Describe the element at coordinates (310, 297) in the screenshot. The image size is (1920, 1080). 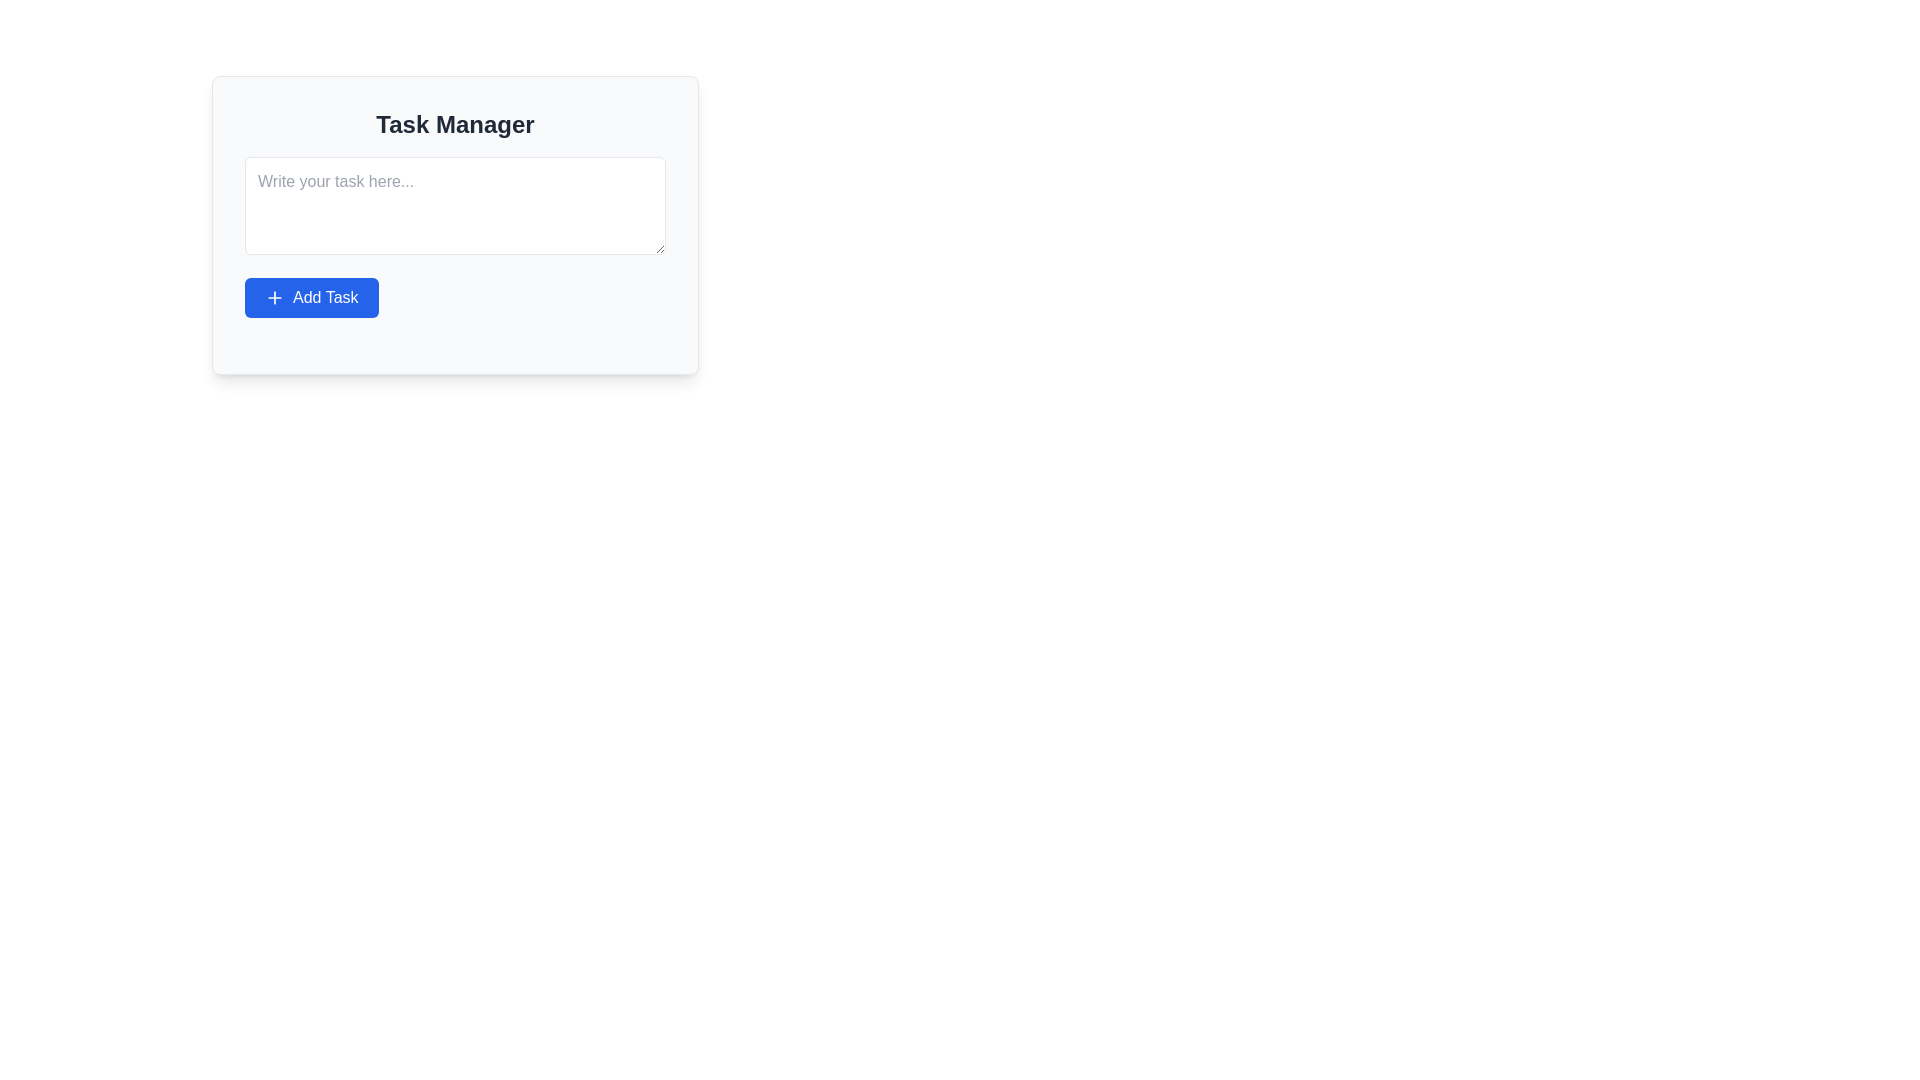
I see `the 'Add Task' button with a blue background and white text` at that location.